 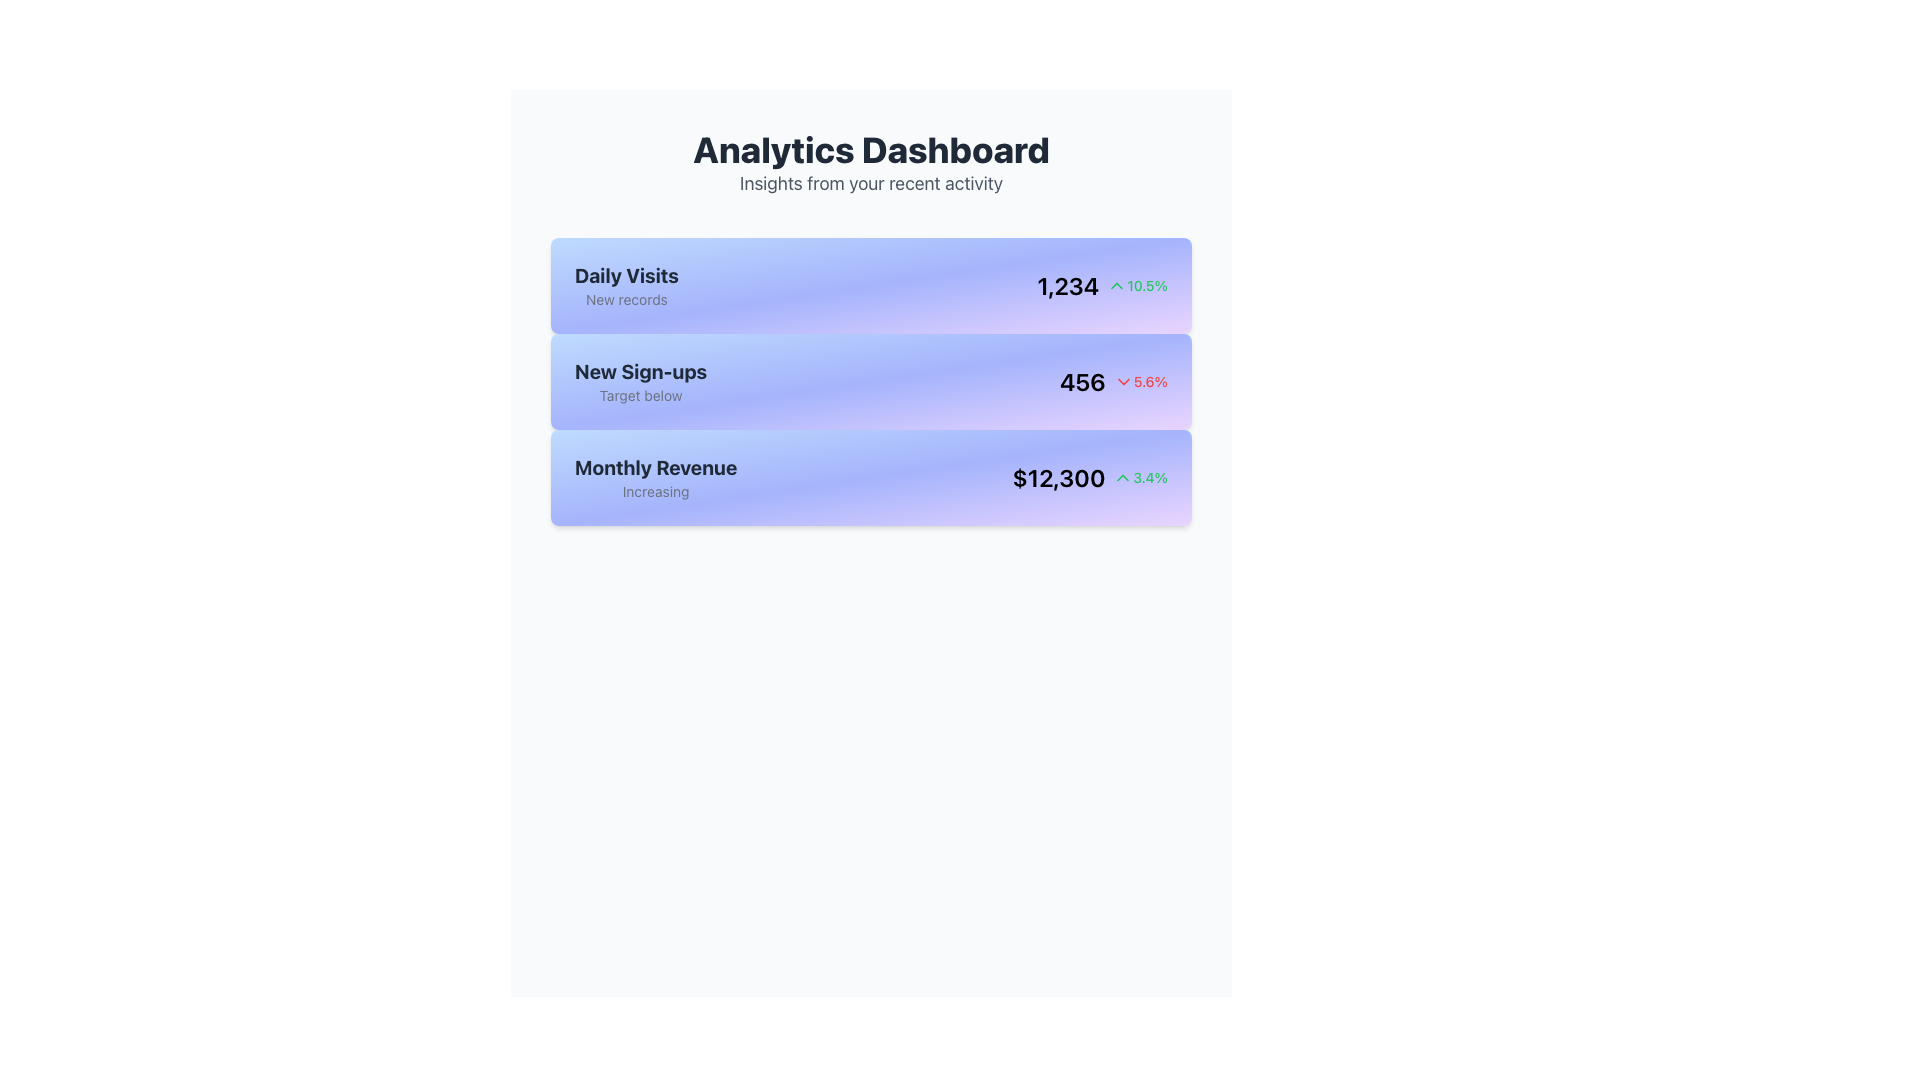 I want to click on the small, green, upward-pointing chevron icon located to the left of the percentage text '10.5%' in the 'Daily Visits' section, so click(x=1116, y=285).